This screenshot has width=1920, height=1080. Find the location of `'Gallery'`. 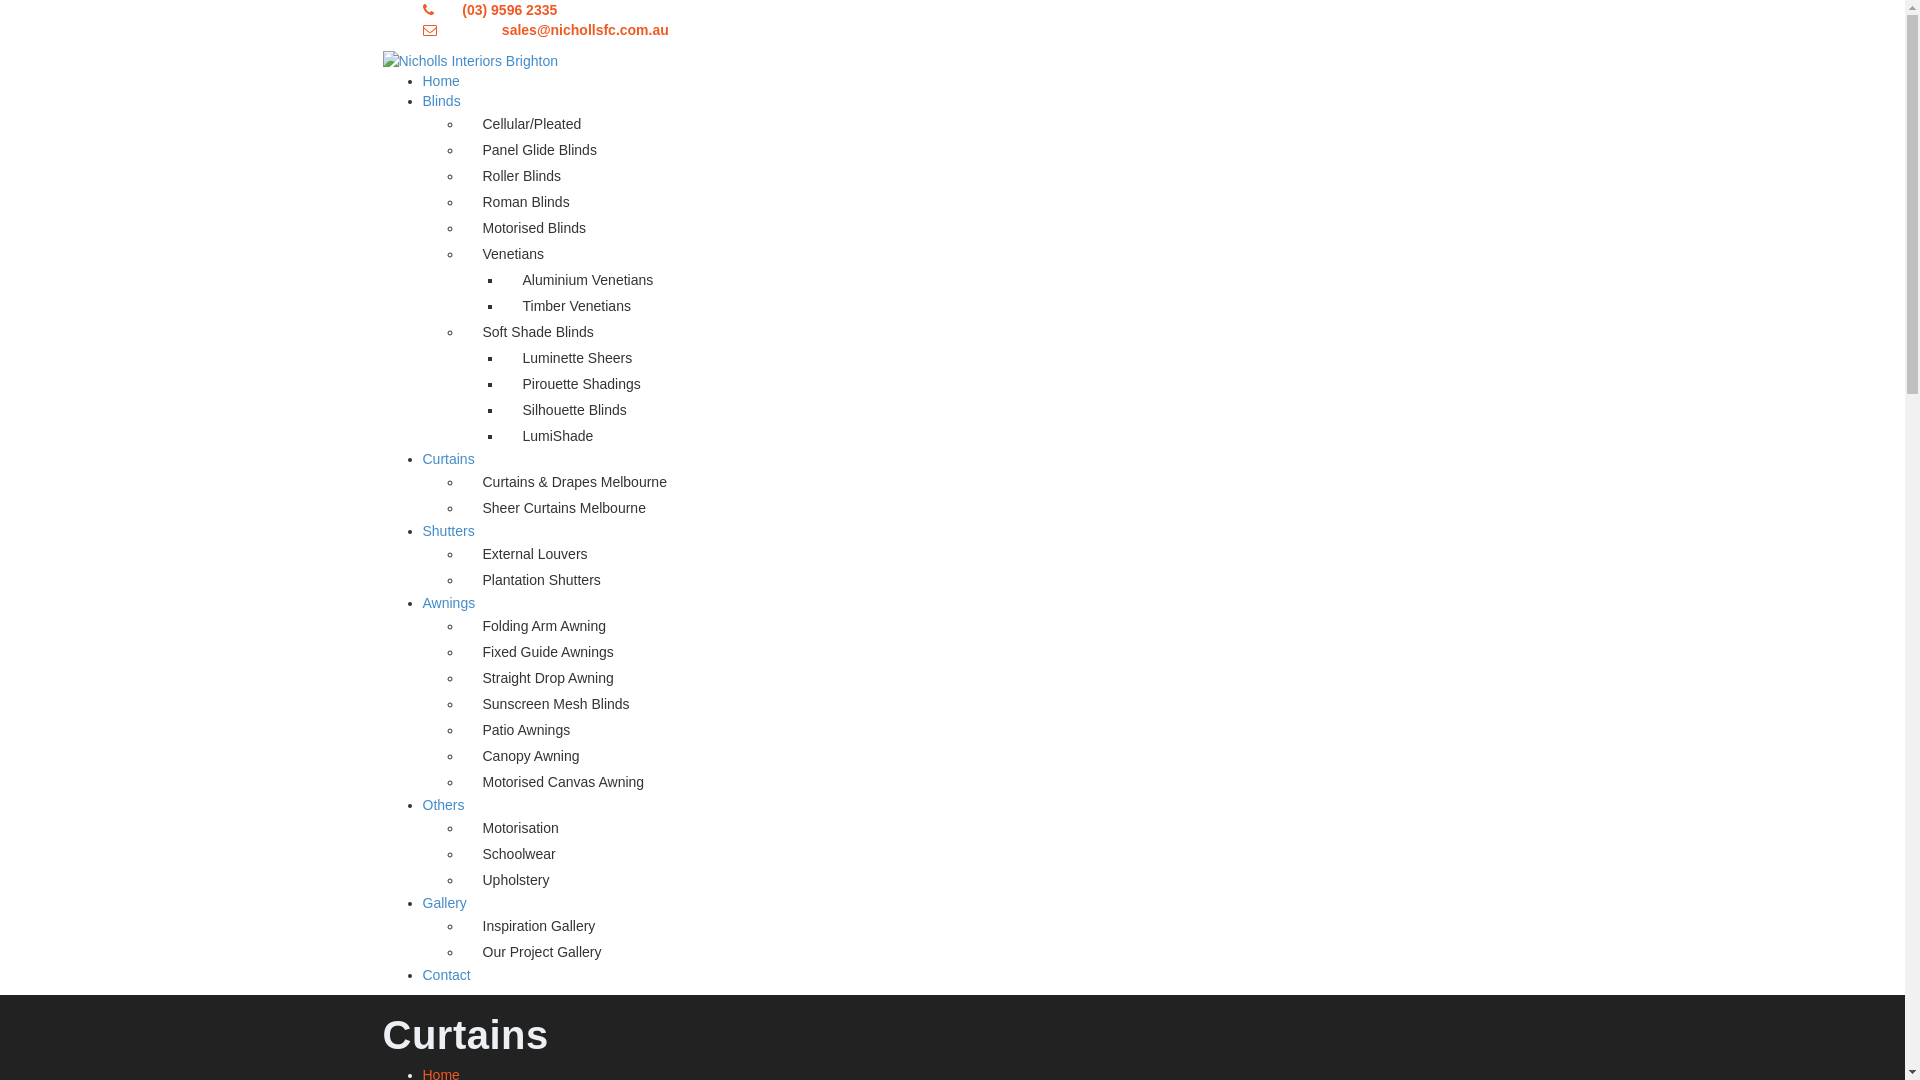

'Gallery' is located at coordinates (421, 902).